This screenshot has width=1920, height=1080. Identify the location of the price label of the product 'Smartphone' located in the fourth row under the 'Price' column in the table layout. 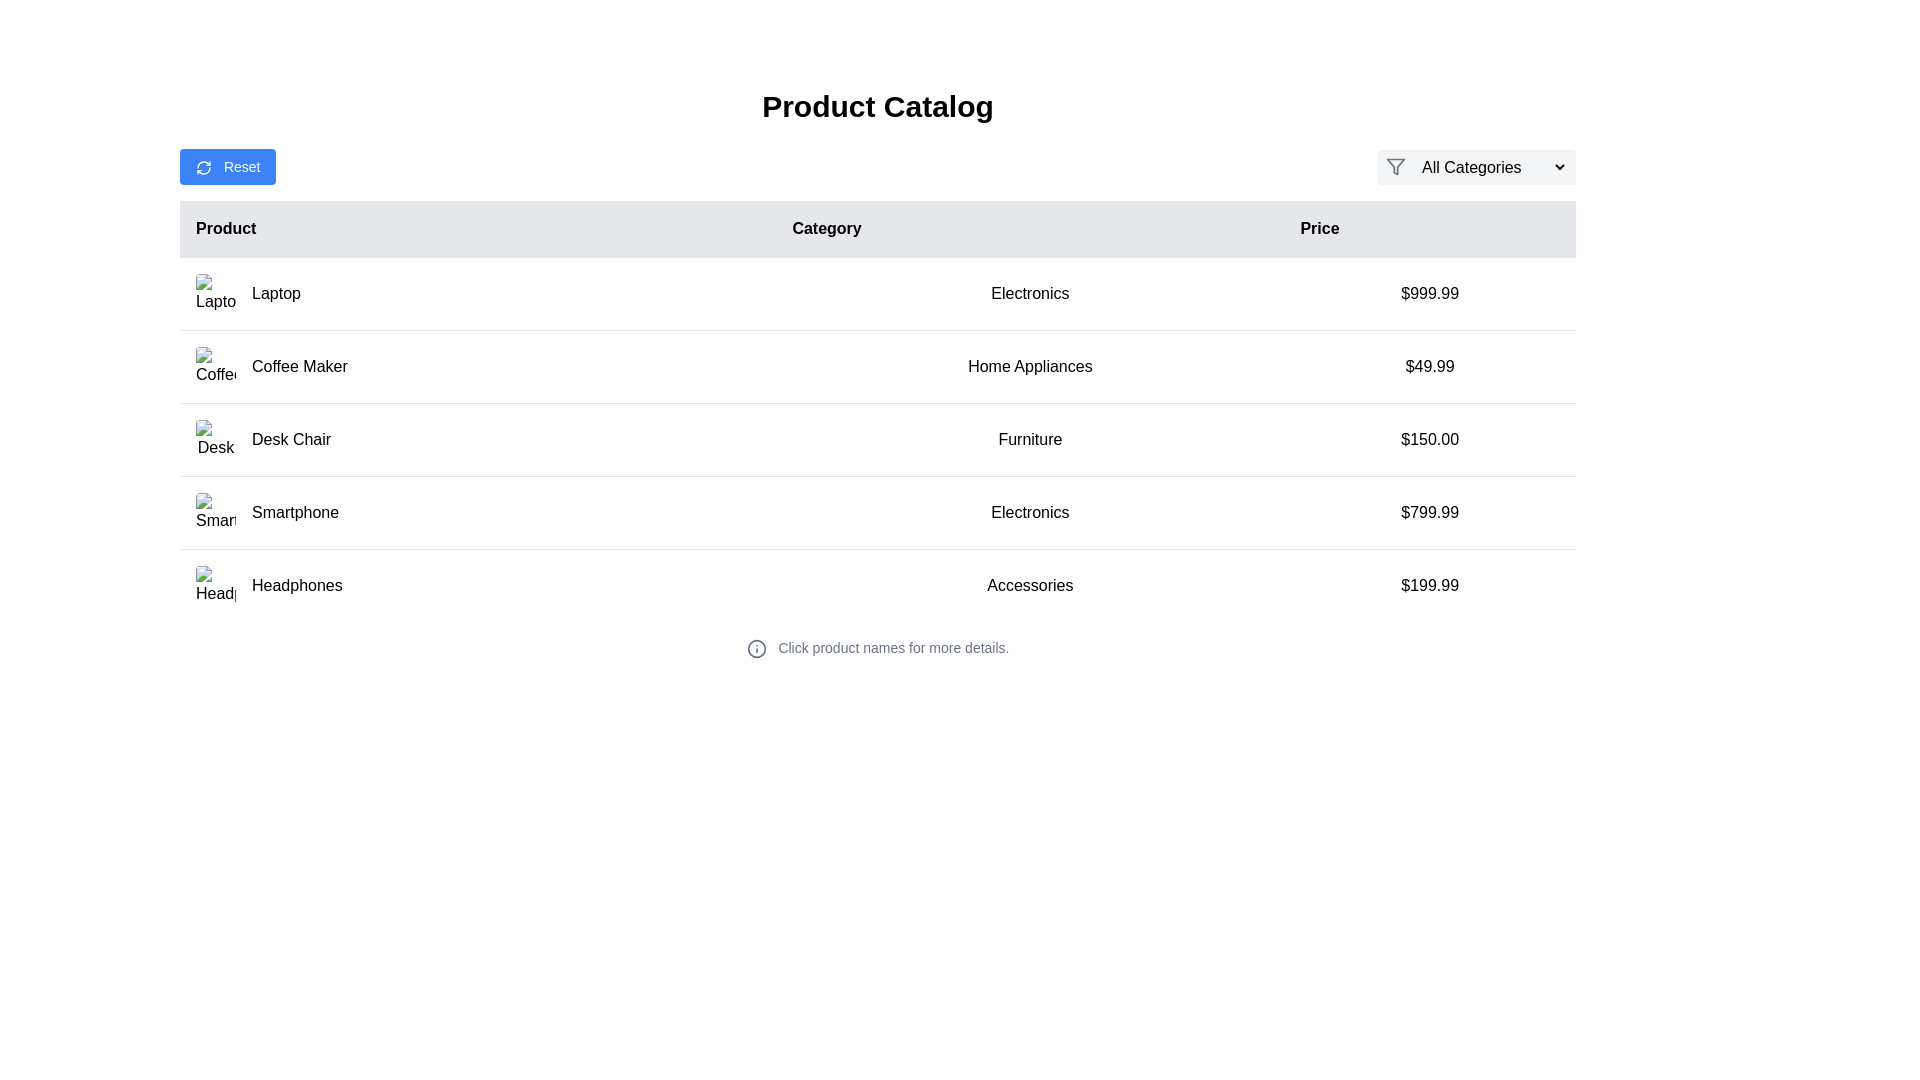
(1429, 512).